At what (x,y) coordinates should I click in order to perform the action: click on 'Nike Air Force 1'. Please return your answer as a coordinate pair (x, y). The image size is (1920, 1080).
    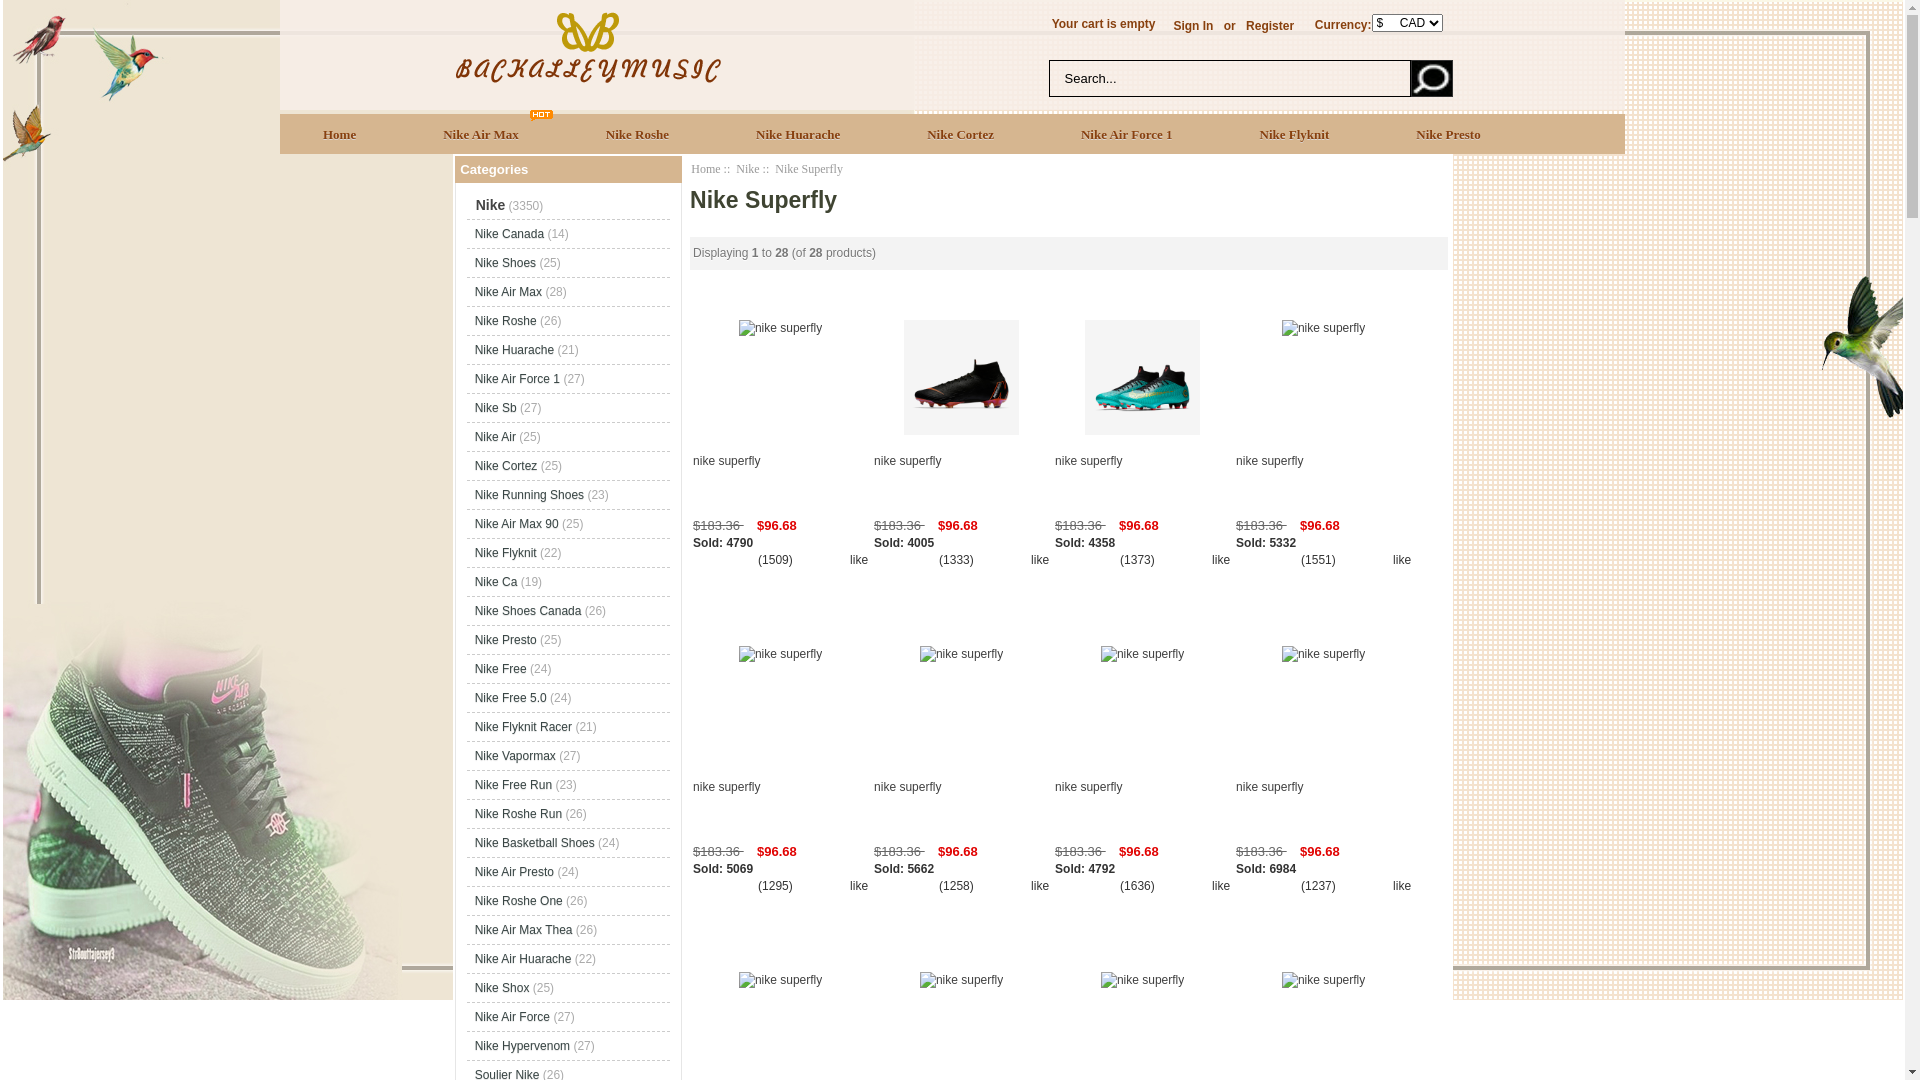
    Looking at the image, I should click on (1037, 133).